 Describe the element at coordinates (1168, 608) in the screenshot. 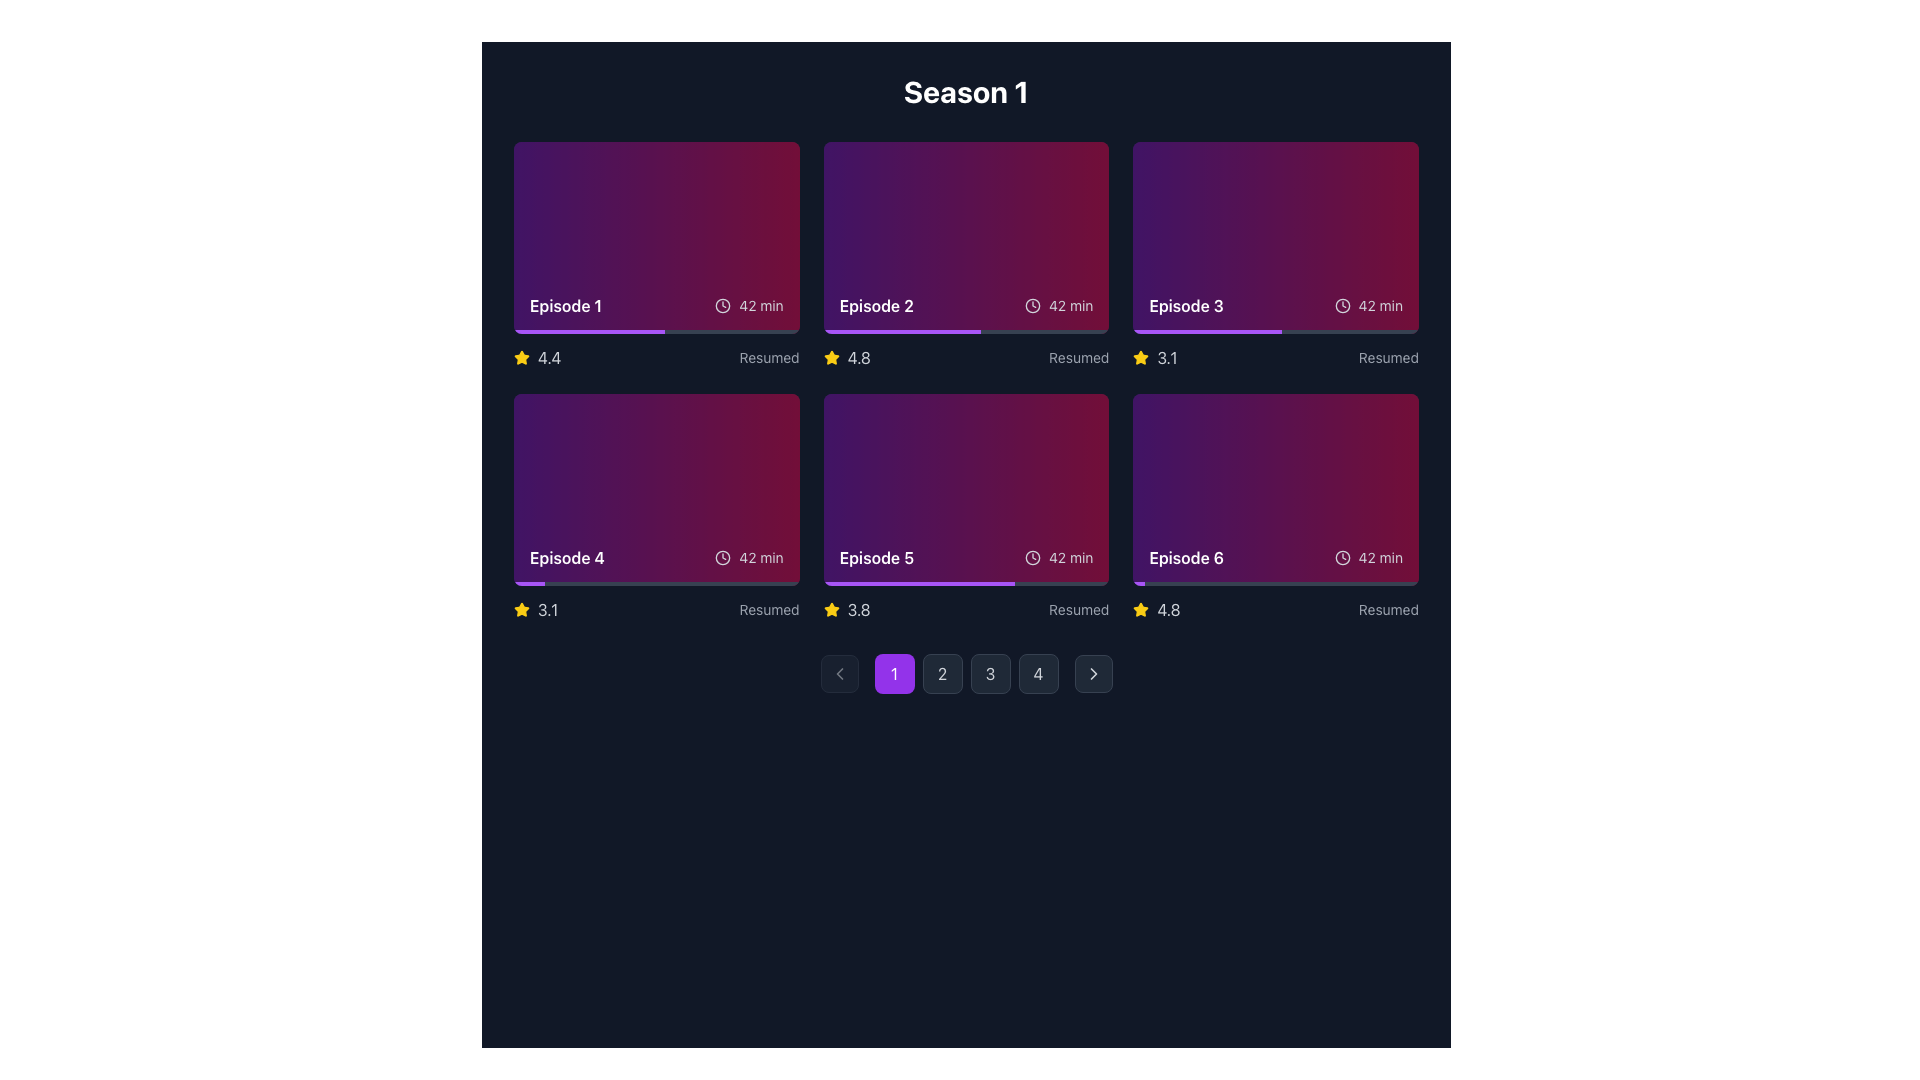

I see `the Text label displaying '4.8' in gray color, located at the bottom-right corner of the grid layout under the 'Episode 6' section, immediately to the right of the yellow star icon` at that location.